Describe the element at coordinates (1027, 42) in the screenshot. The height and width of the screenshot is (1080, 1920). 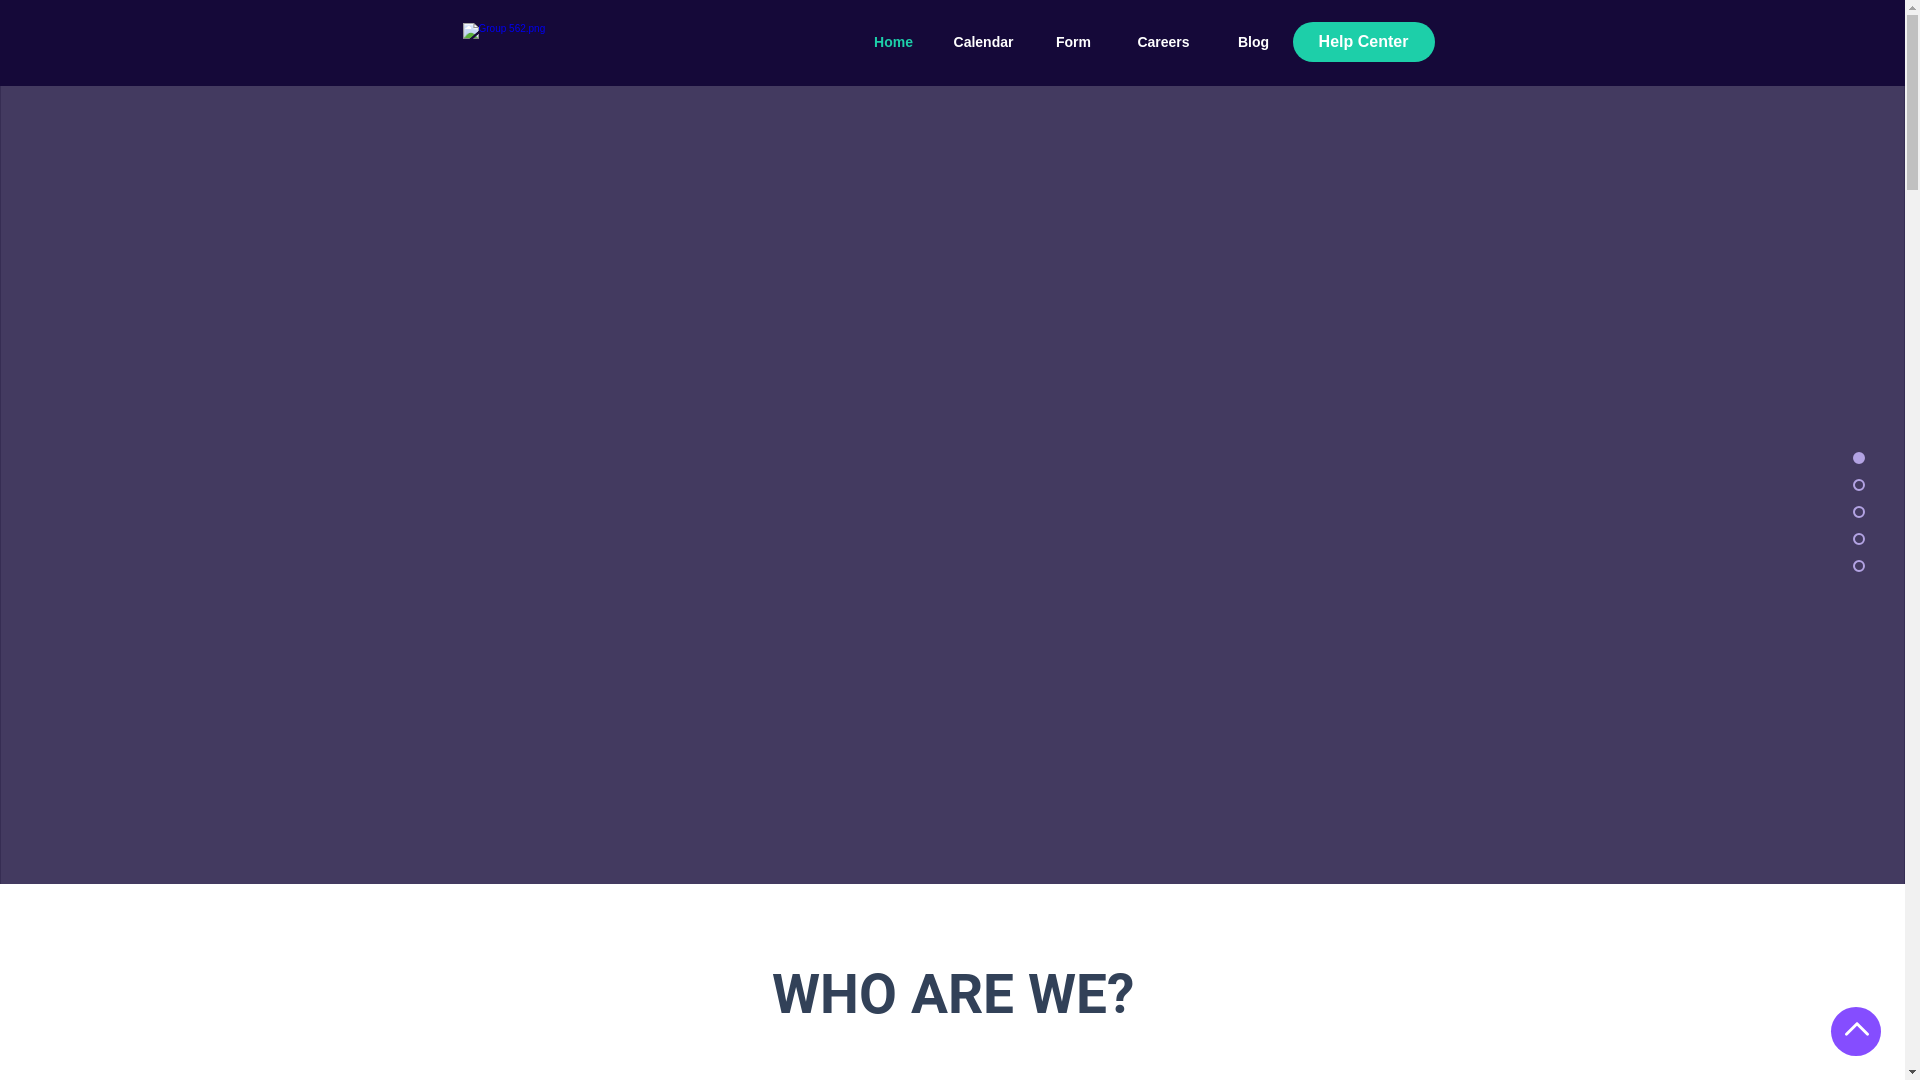
I see `'Form'` at that location.